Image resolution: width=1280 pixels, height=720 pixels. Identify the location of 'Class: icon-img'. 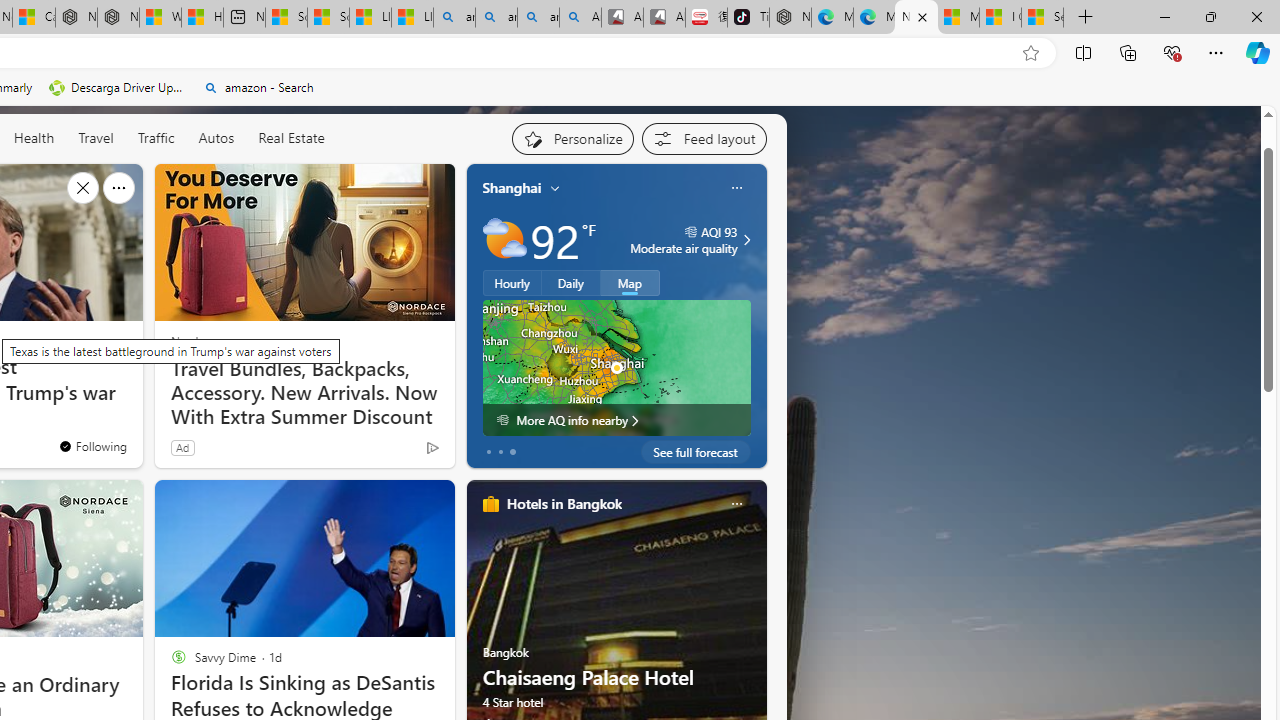
(735, 502).